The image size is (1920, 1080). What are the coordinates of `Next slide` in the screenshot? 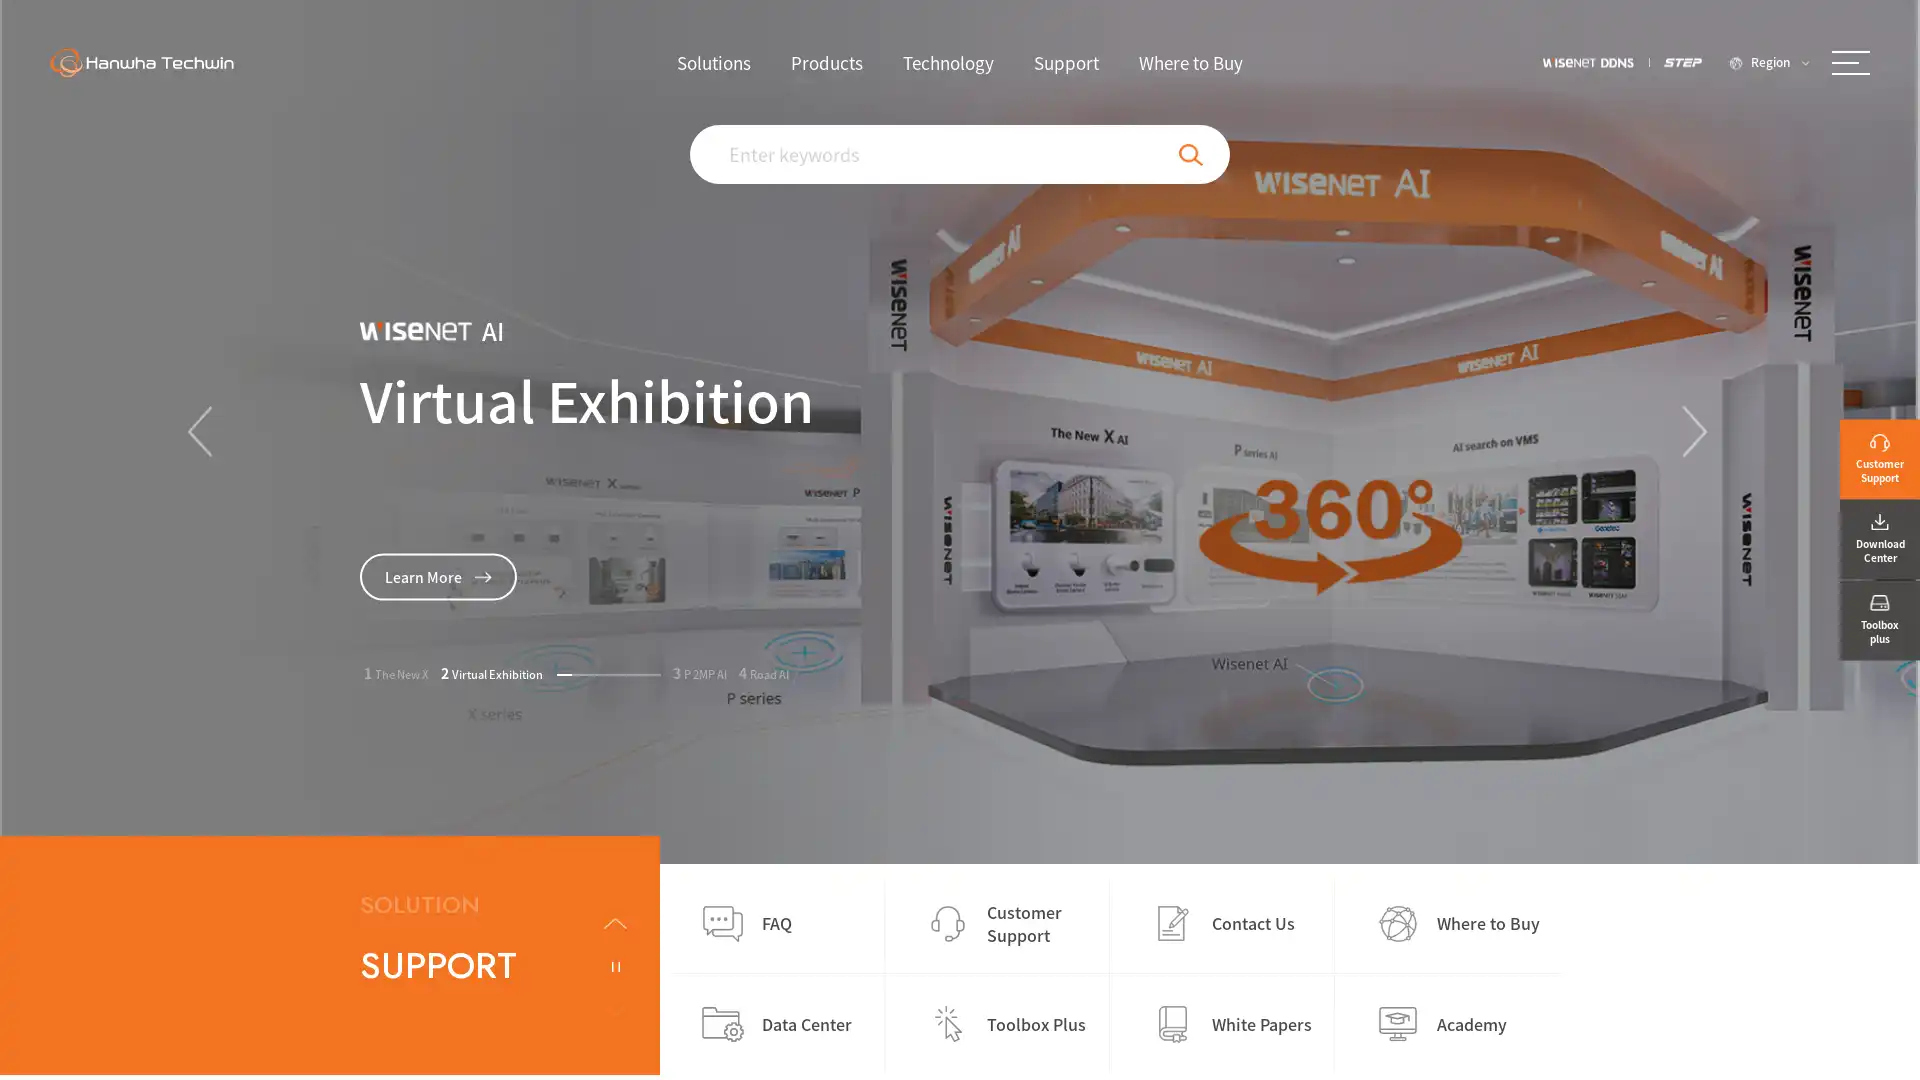 It's located at (614, 1009).